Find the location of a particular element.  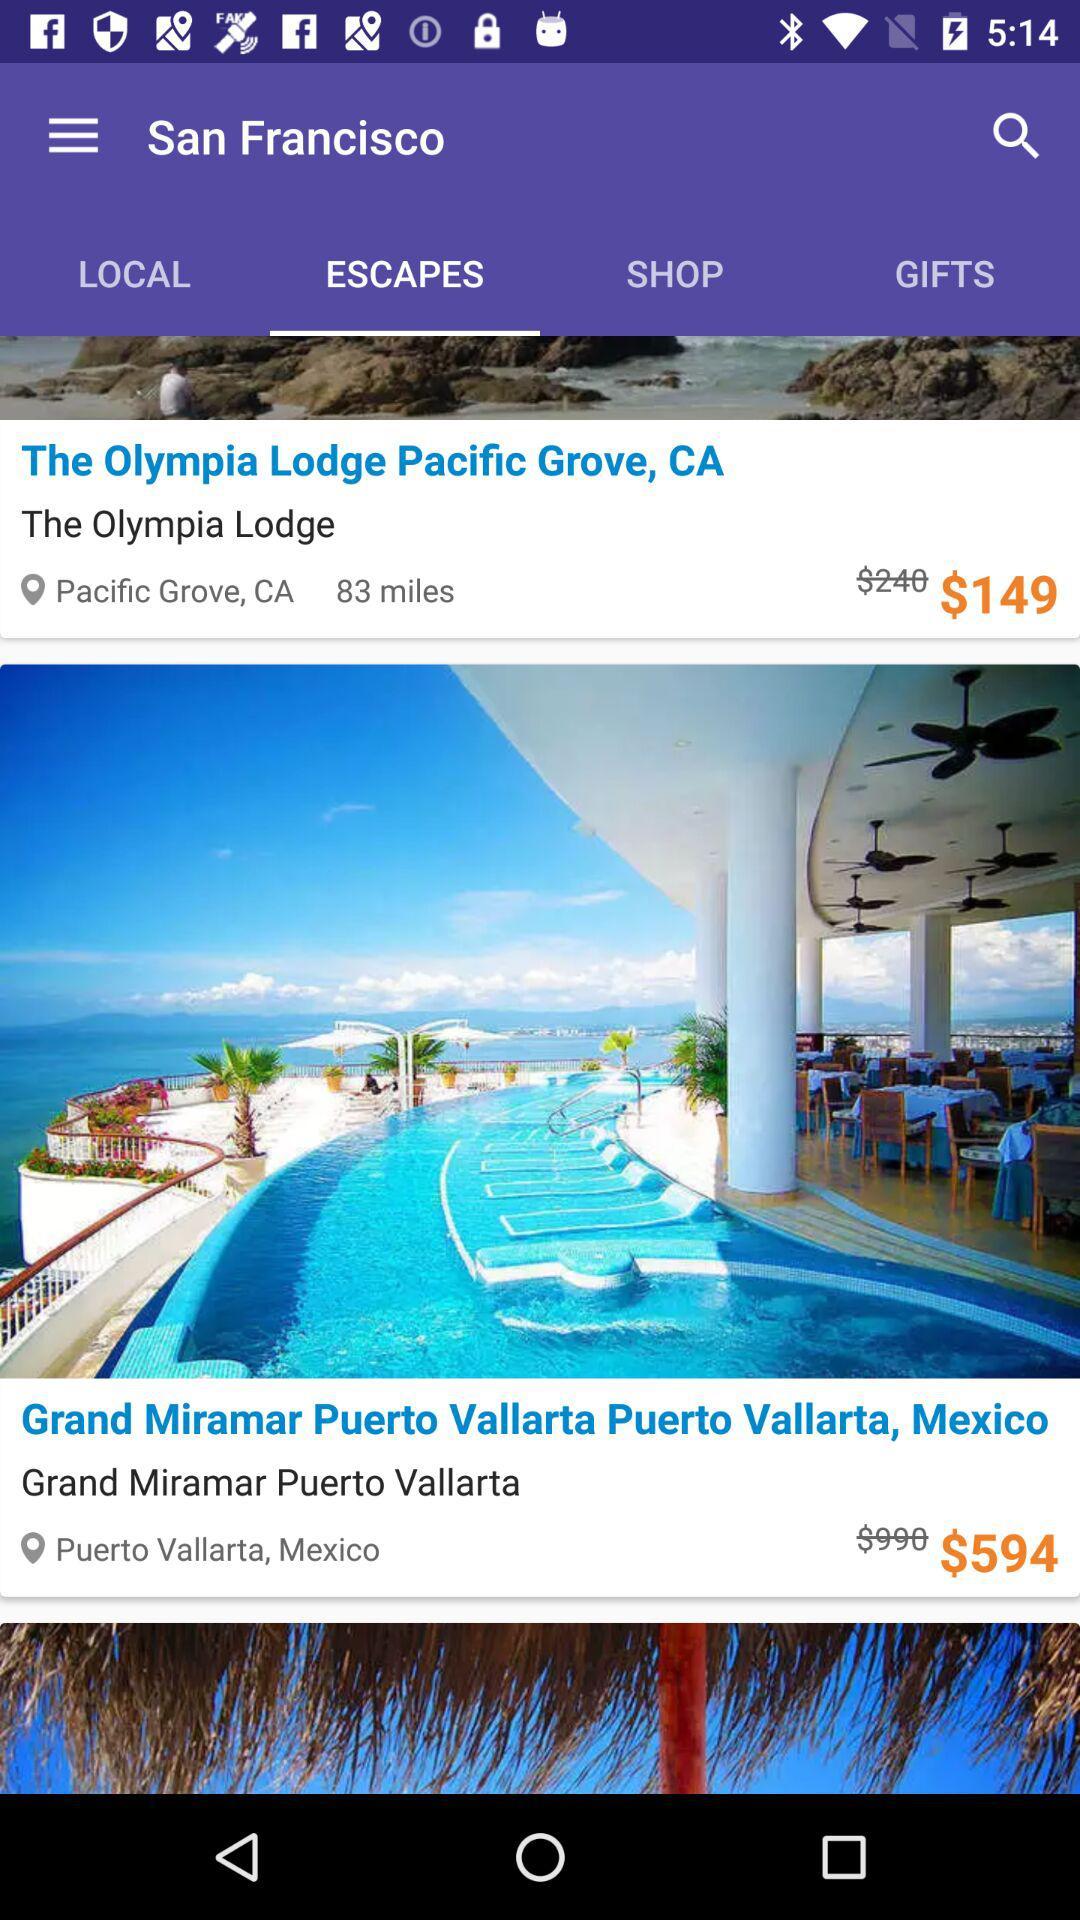

item next to san francisco icon is located at coordinates (1017, 135).